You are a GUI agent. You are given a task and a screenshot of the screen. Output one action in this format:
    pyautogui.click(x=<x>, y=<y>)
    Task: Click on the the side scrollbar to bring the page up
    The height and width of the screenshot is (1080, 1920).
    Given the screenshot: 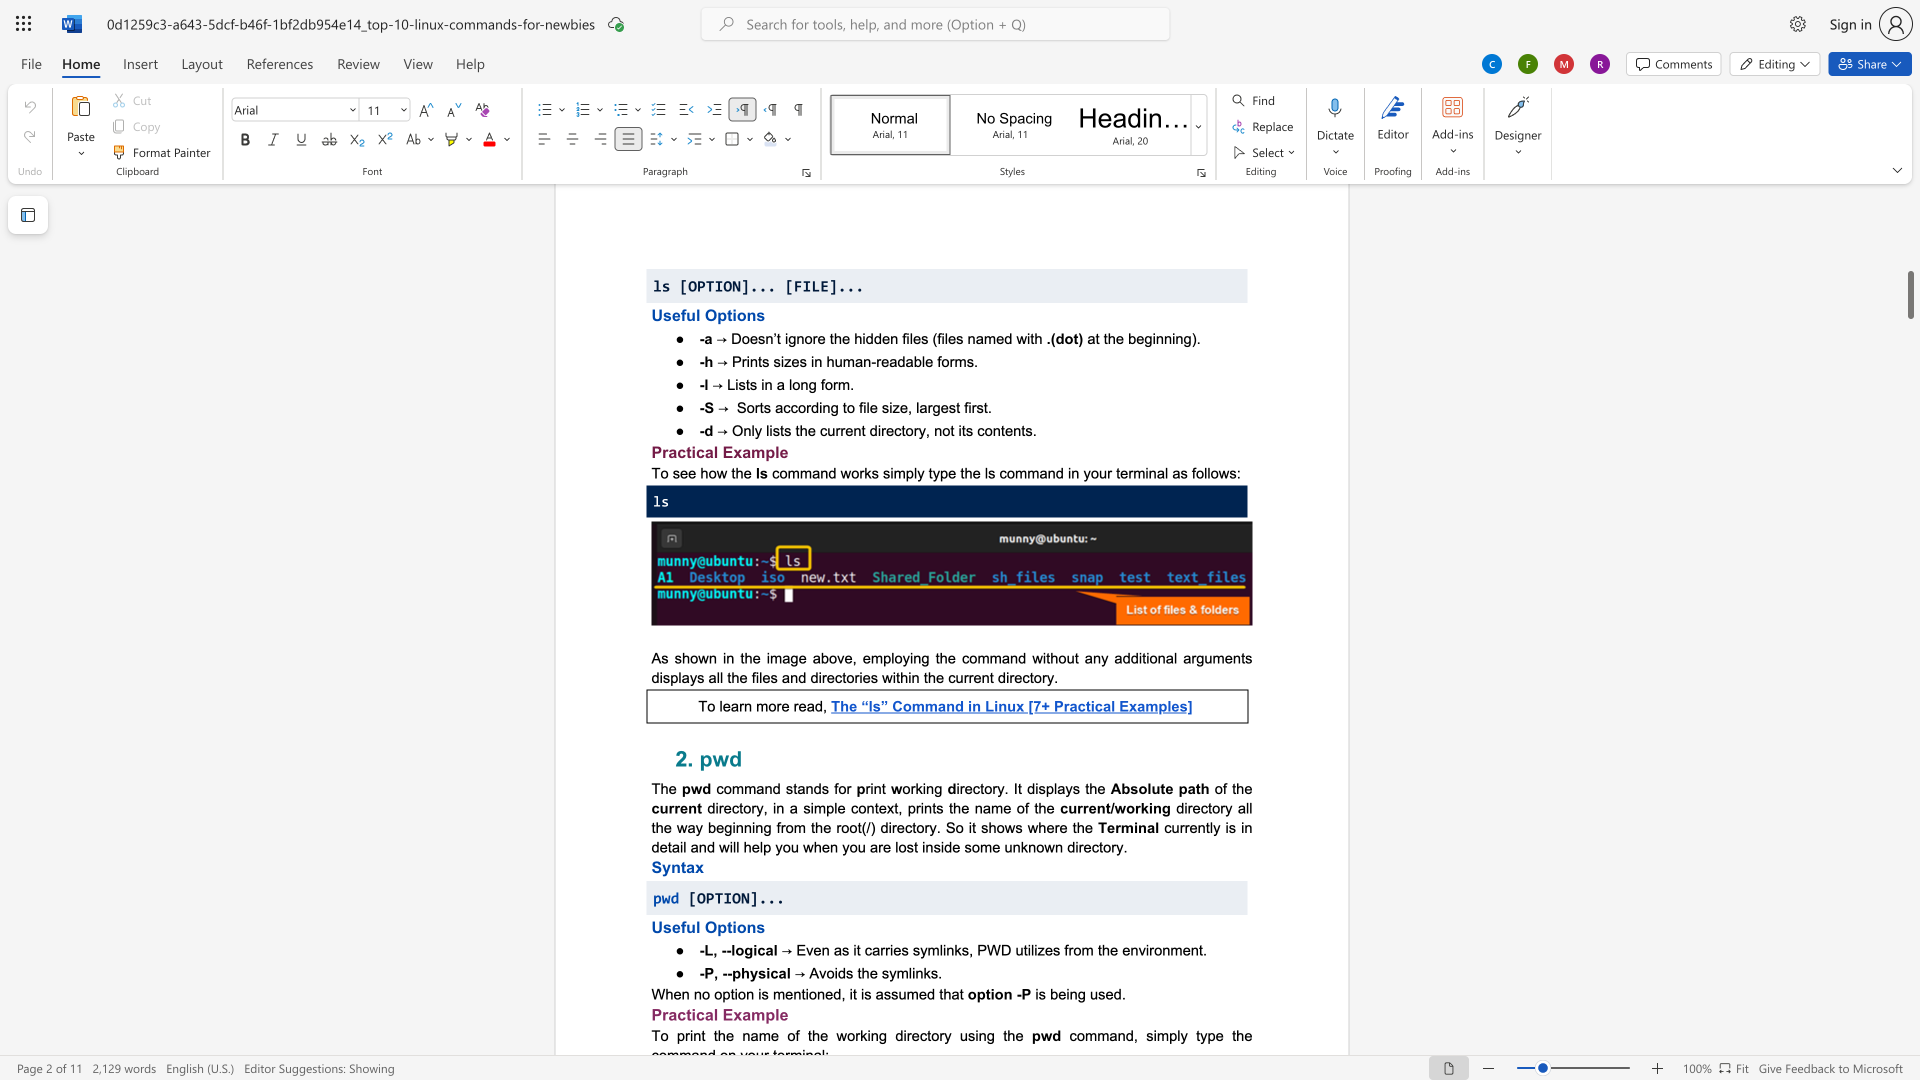 What is the action you would take?
    pyautogui.click(x=1909, y=450)
    